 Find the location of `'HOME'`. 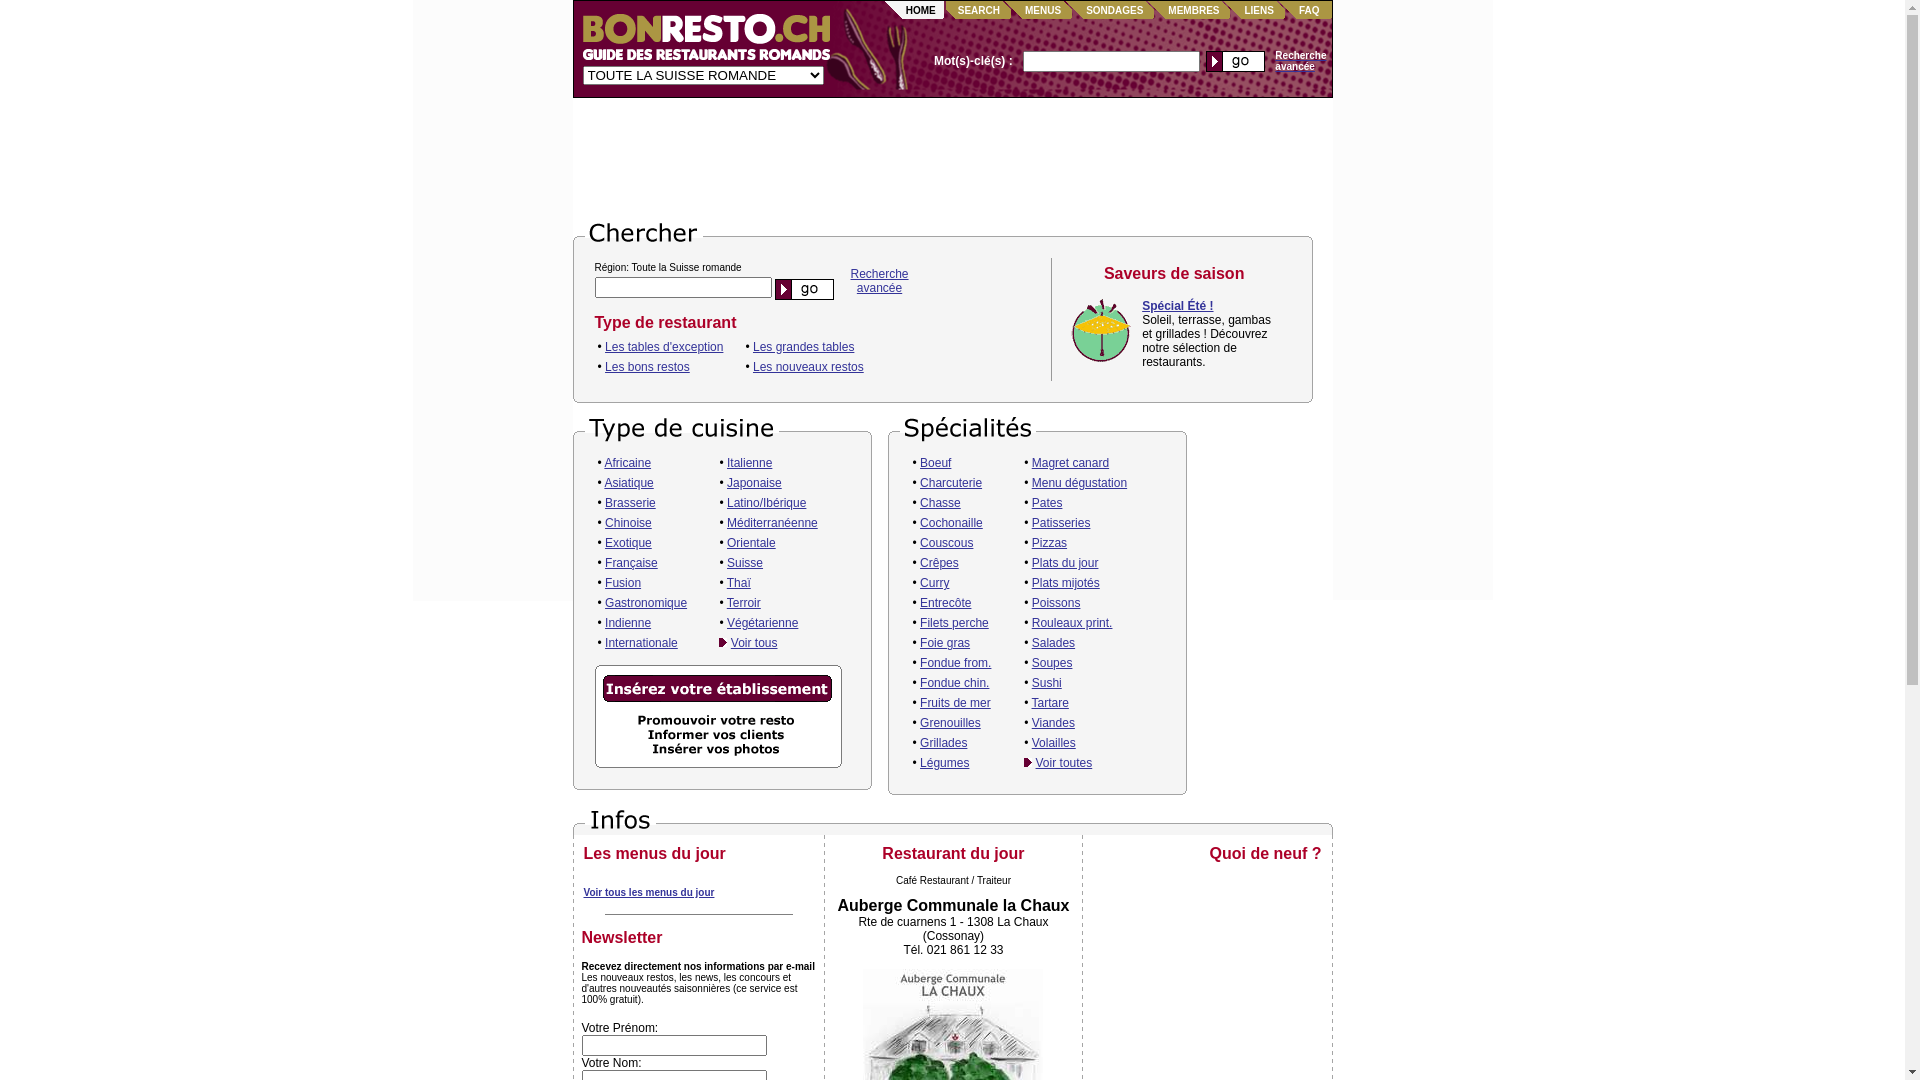

'HOME' is located at coordinates (920, 9).